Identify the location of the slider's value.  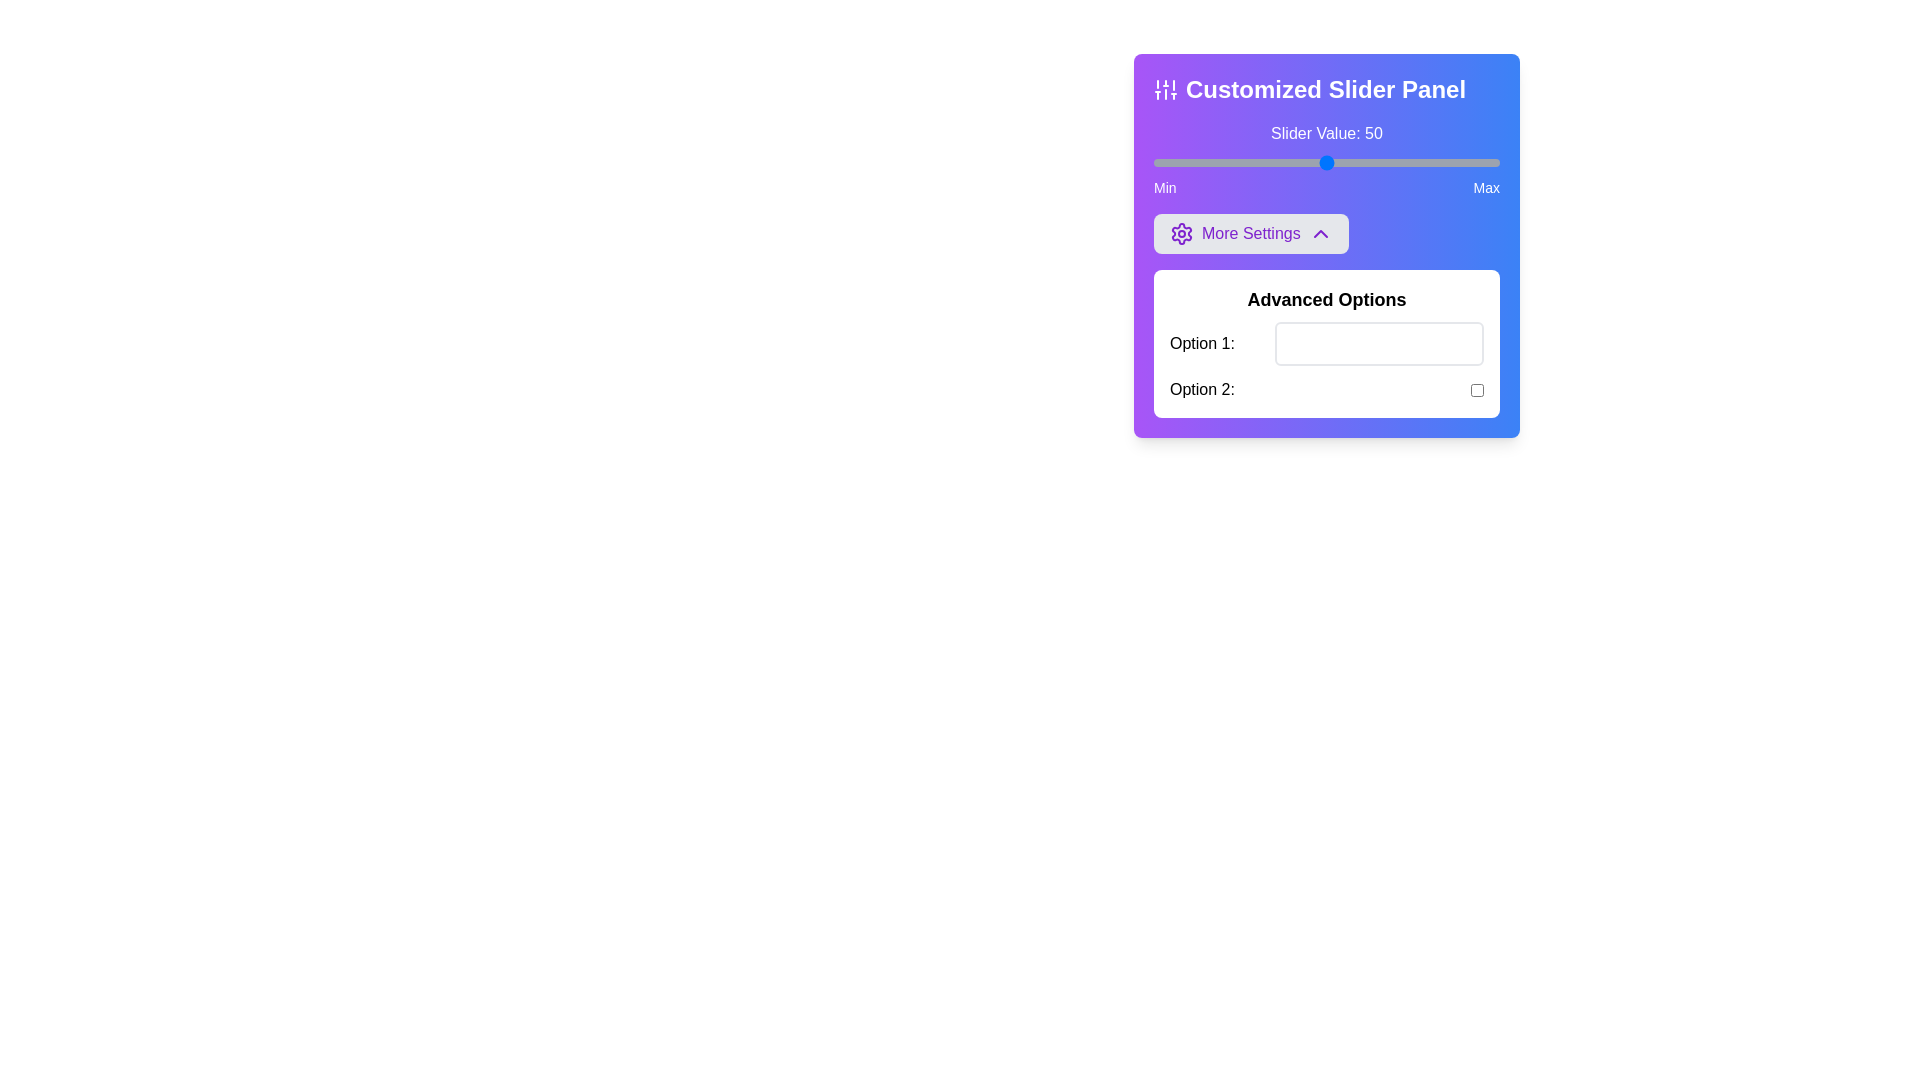
(1164, 161).